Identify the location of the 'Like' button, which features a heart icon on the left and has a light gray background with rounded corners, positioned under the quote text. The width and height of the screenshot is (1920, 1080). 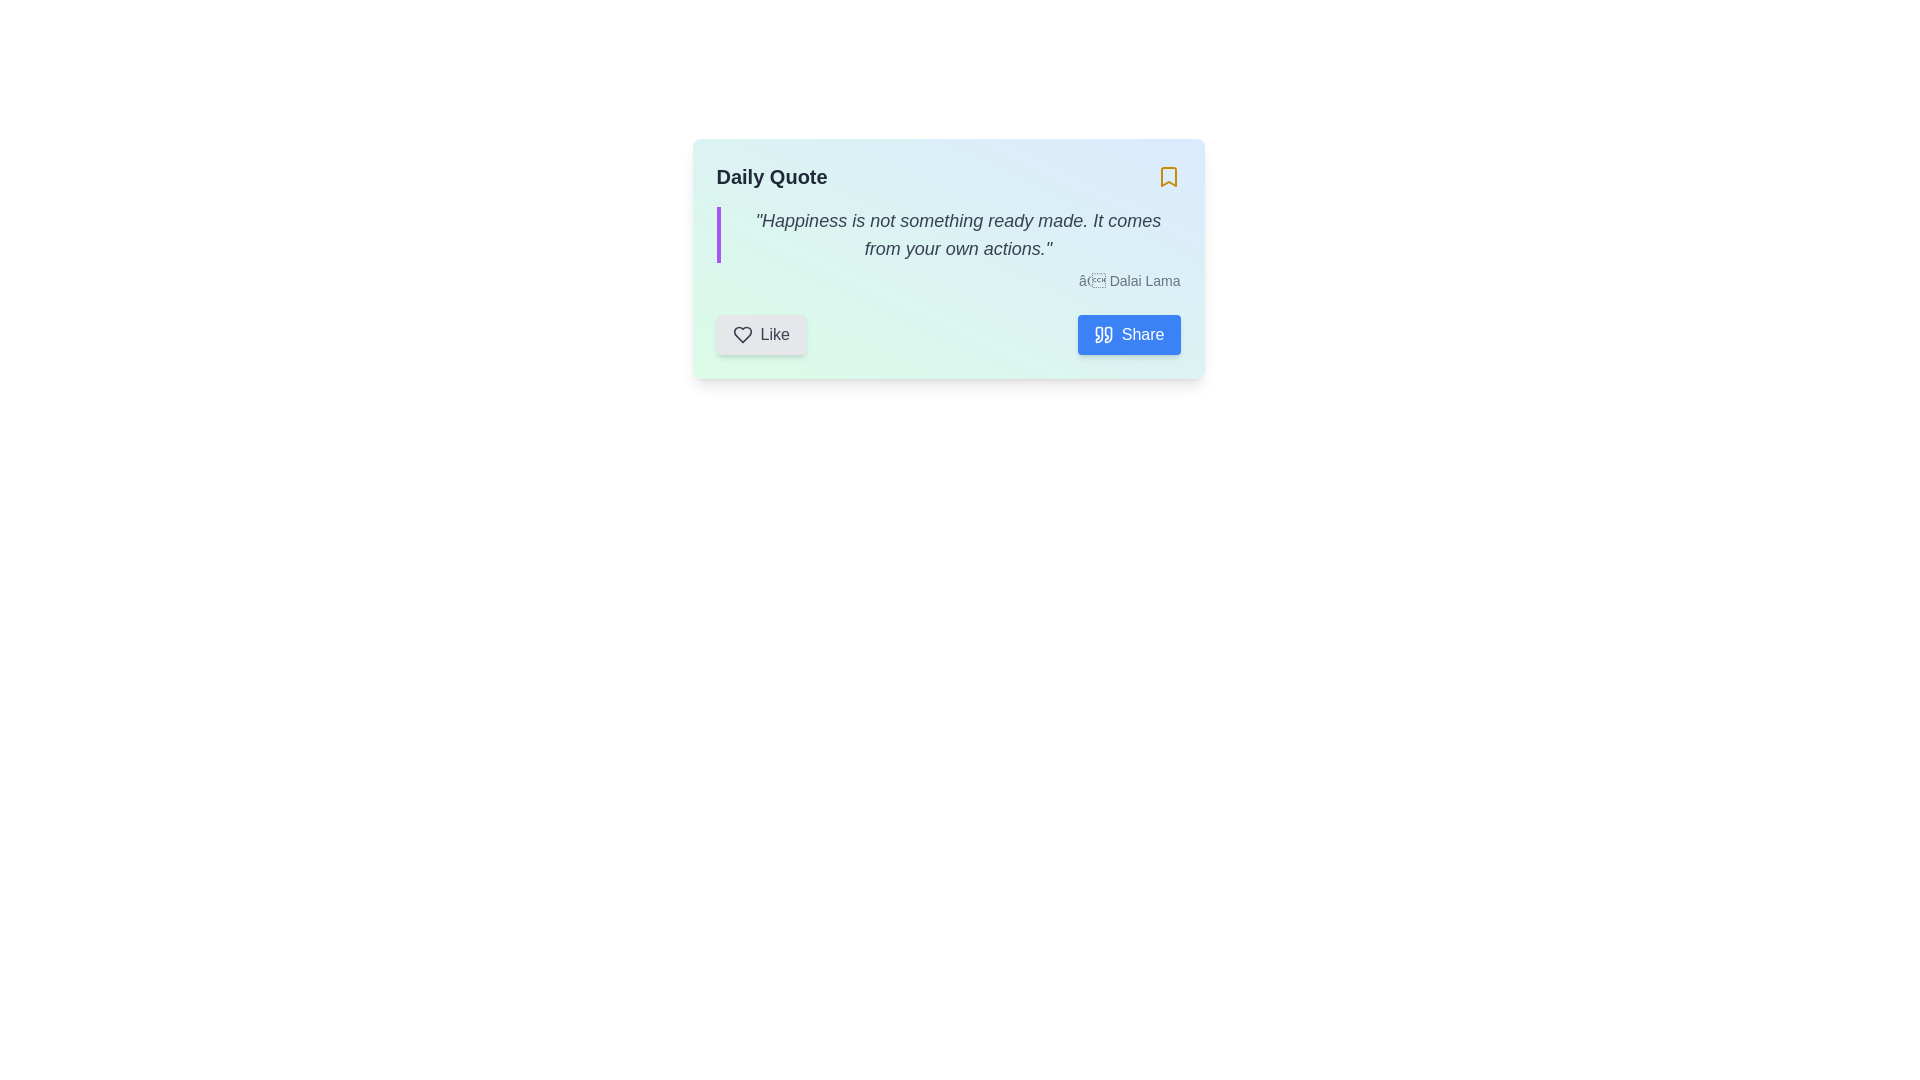
(760, 334).